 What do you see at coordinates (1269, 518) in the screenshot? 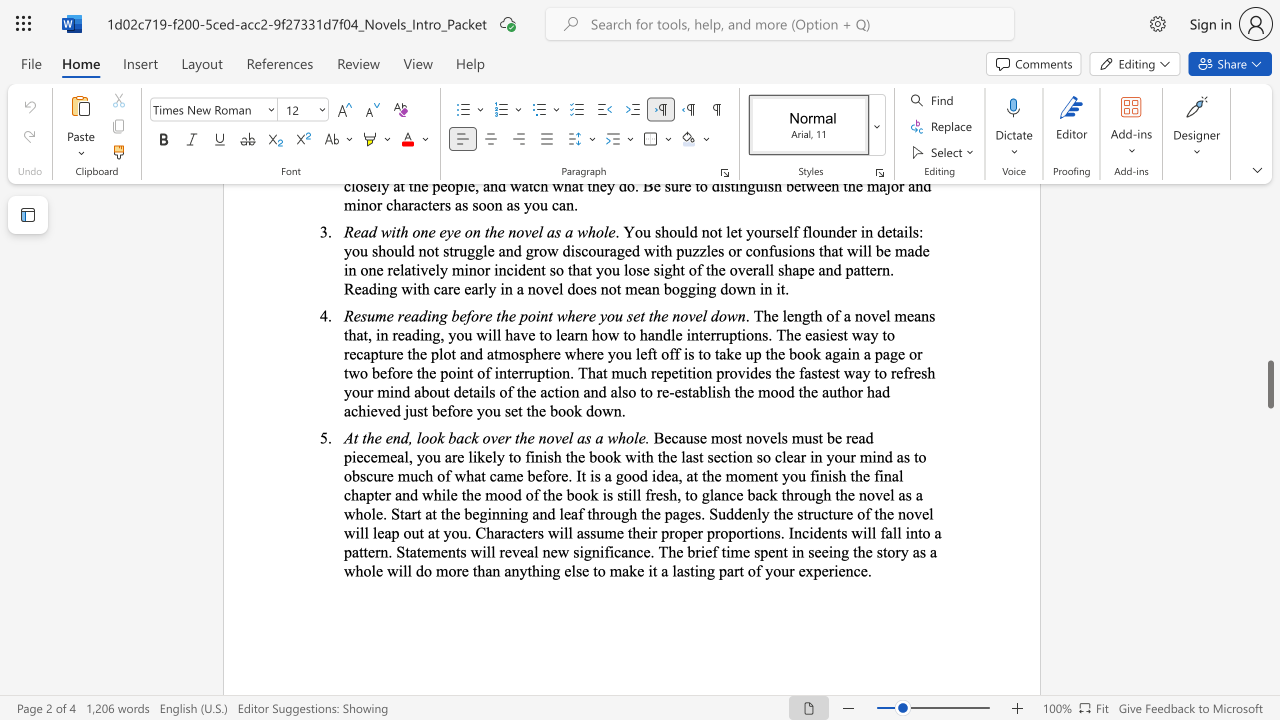
I see `the scrollbar on the right side to scroll the page up` at bounding box center [1269, 518].